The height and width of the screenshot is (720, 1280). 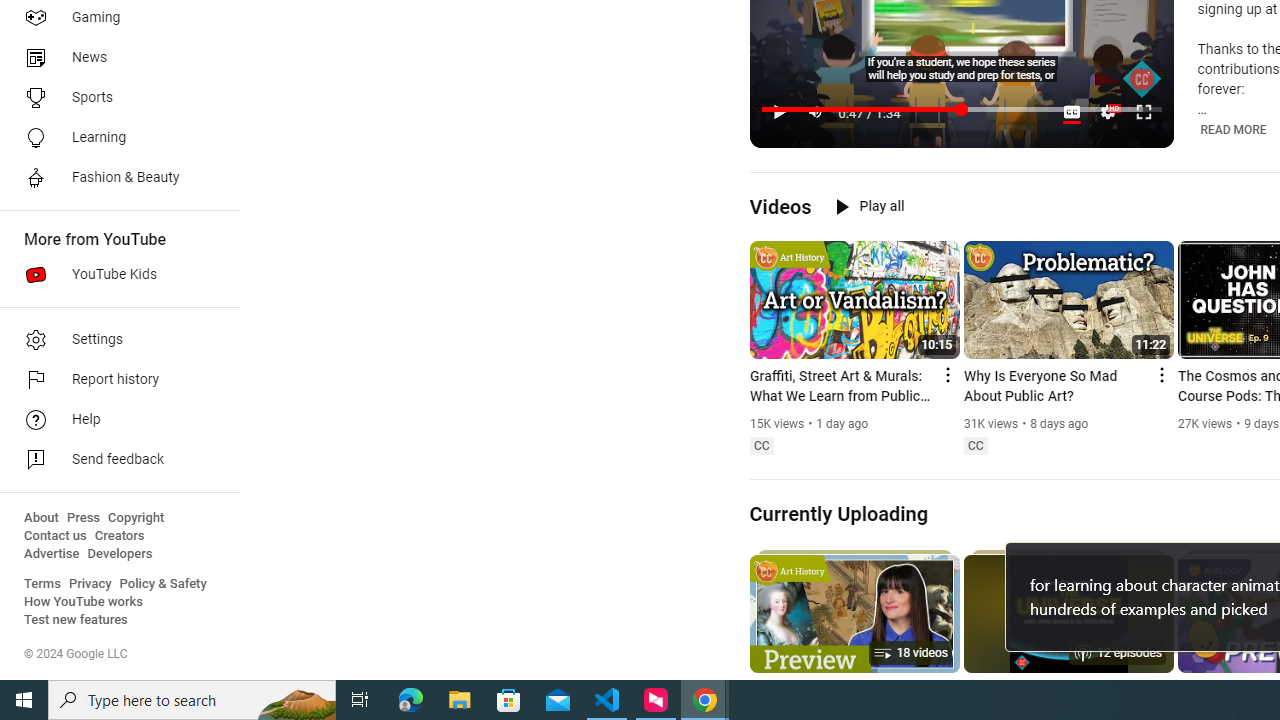 I want to click on 'Advertise', so click(x=51, y=554).